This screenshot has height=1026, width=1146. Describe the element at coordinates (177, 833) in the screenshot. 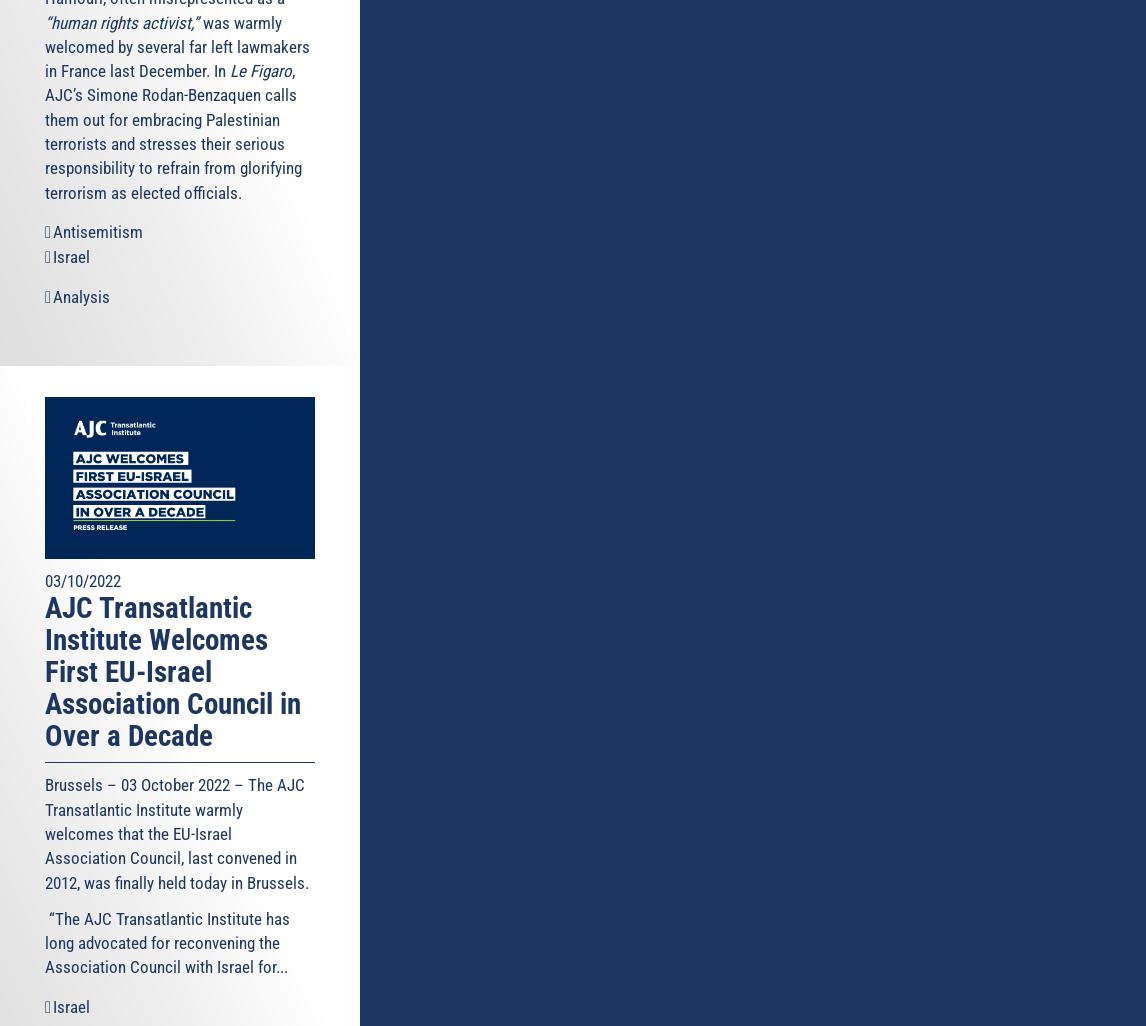

I see `'Brussels – 03 October 2022 – The AJC Transatlantic Institute warmly welcomes that the EU-Israel Association Council, last convened in 2012, was finally held today in Brussels.'` at that location.